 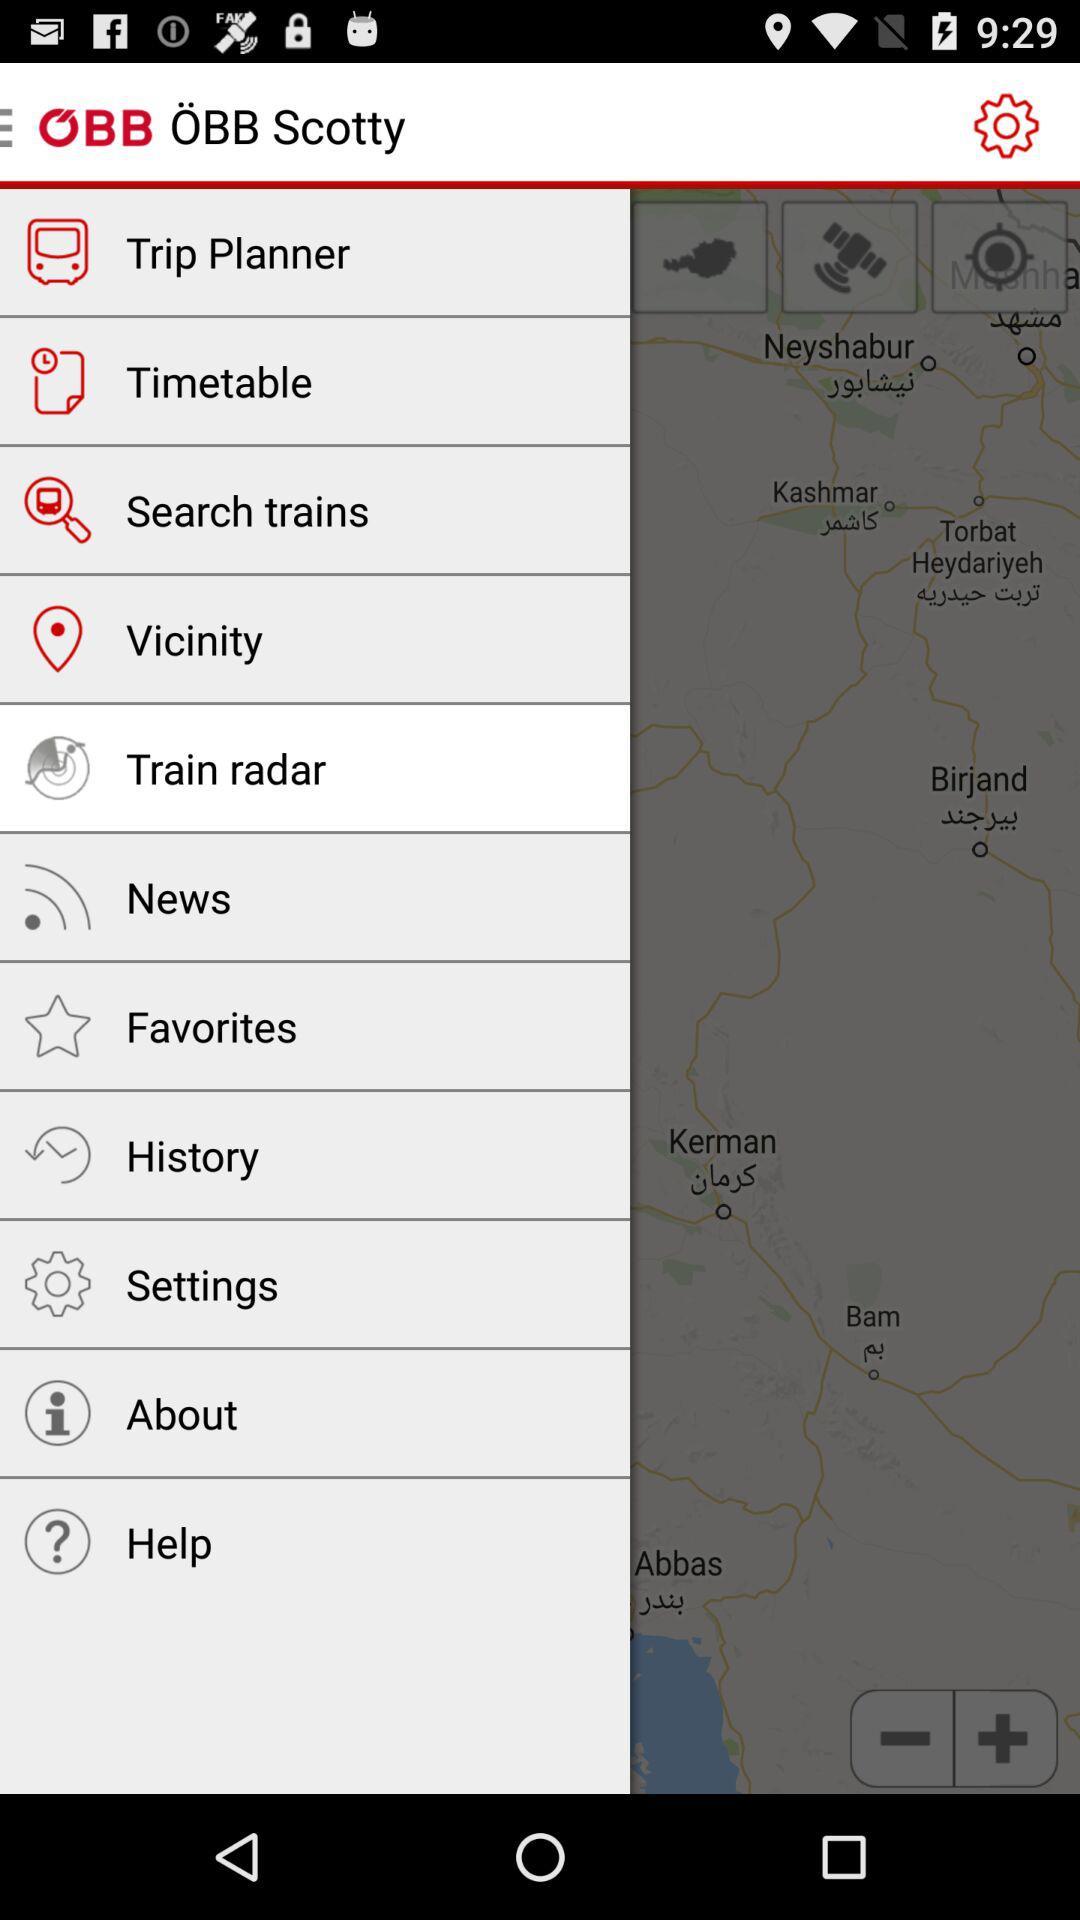 What do you see at coordinates (540, 991) in the screenshot?
I see `the icon at the center` at bounding box center [540, 991].